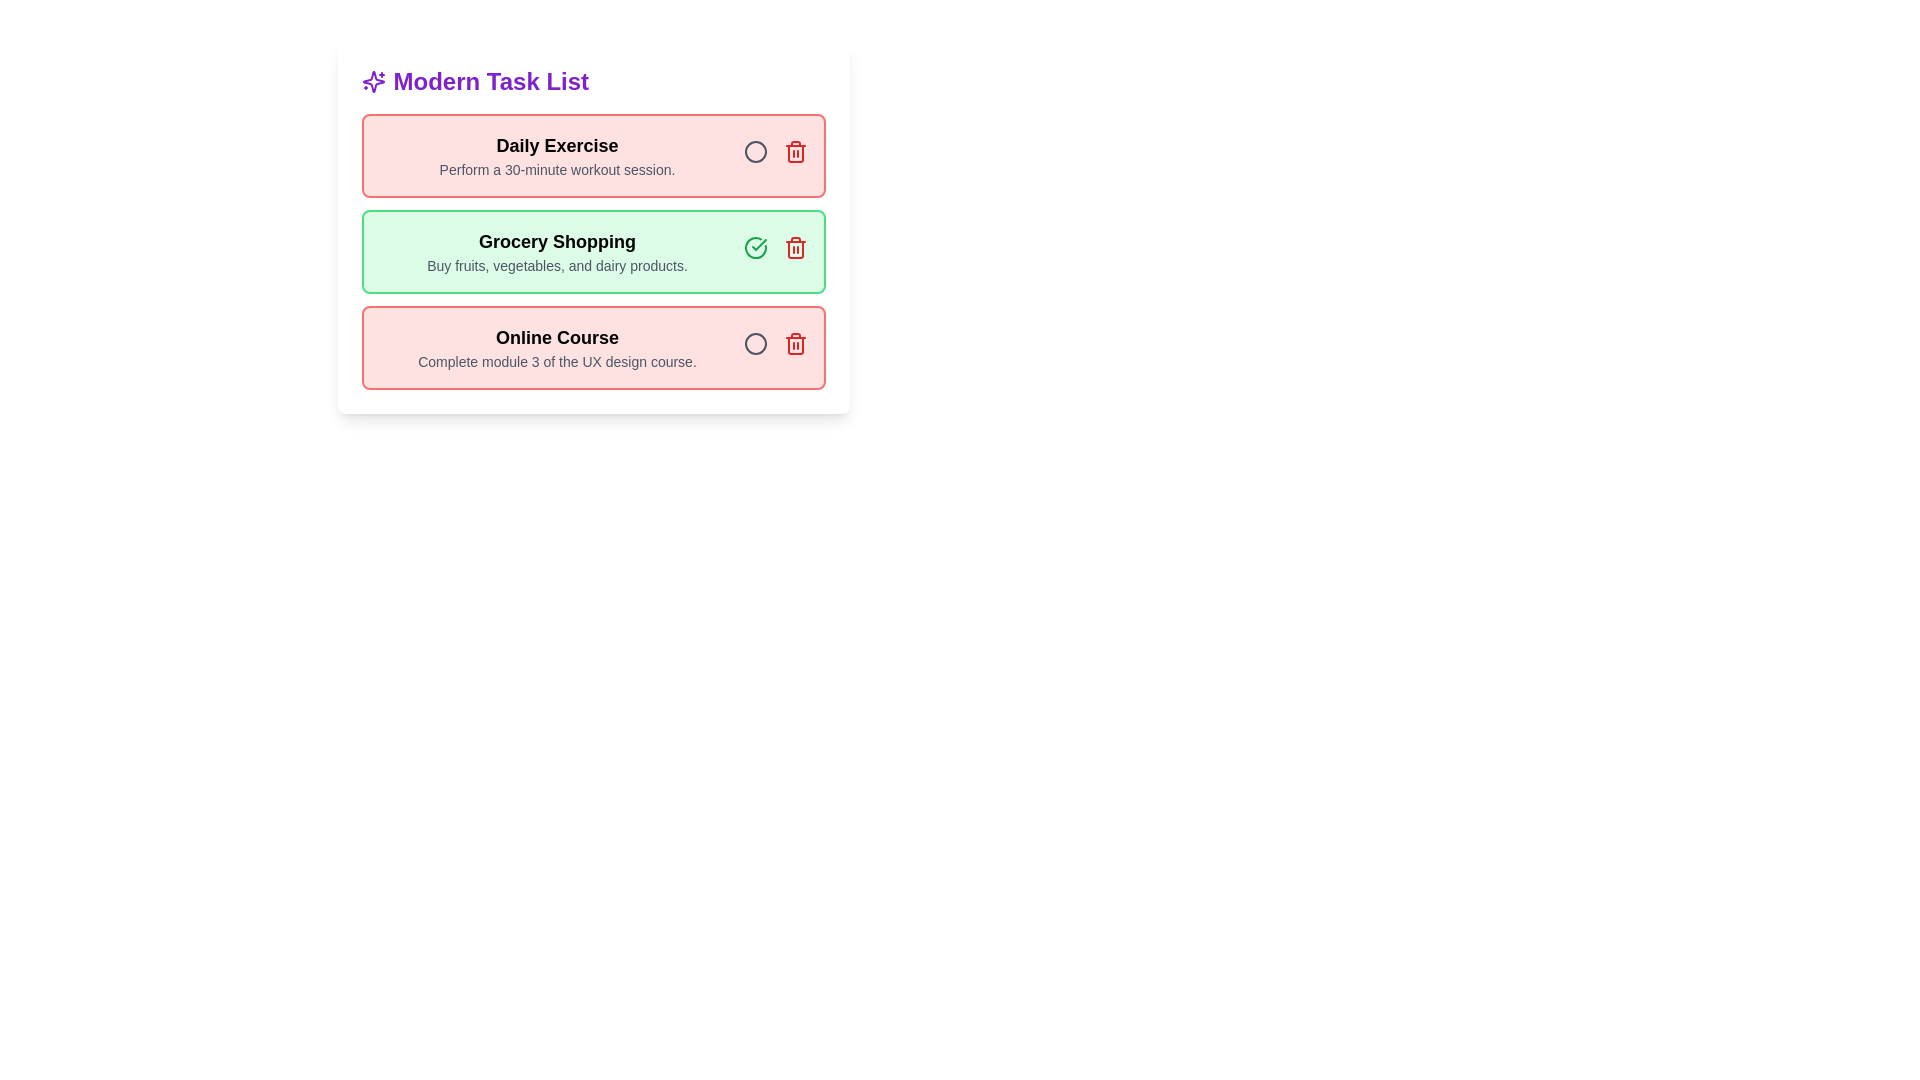 The width and height of the screenshot is (1920, 1080). What do you see at coordinates (794, 150) in the screenshot?
I see `delete button for the task titled 'Daily Exercise'` at bounding box center [794, 150].